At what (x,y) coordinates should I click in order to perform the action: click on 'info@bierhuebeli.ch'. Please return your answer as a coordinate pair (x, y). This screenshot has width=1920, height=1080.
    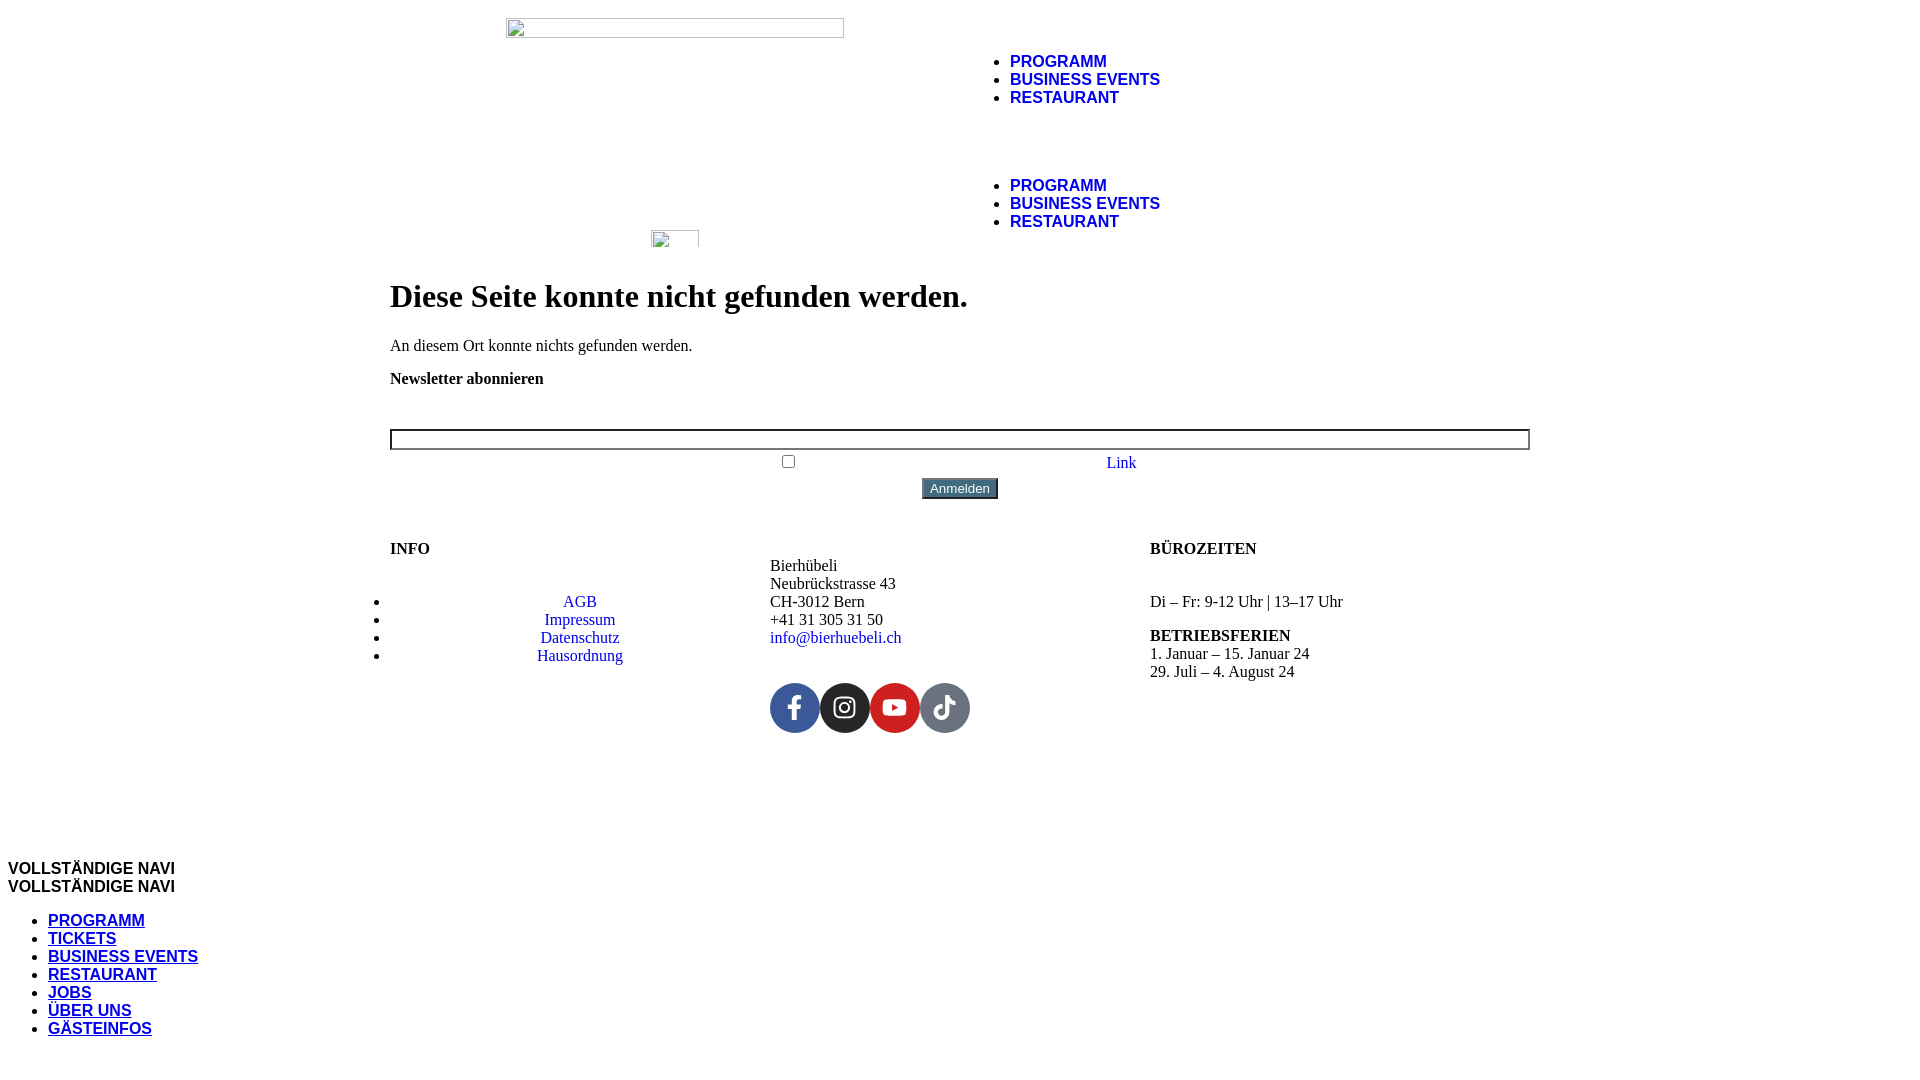
    Looking at the image, I should click on (835, 637).